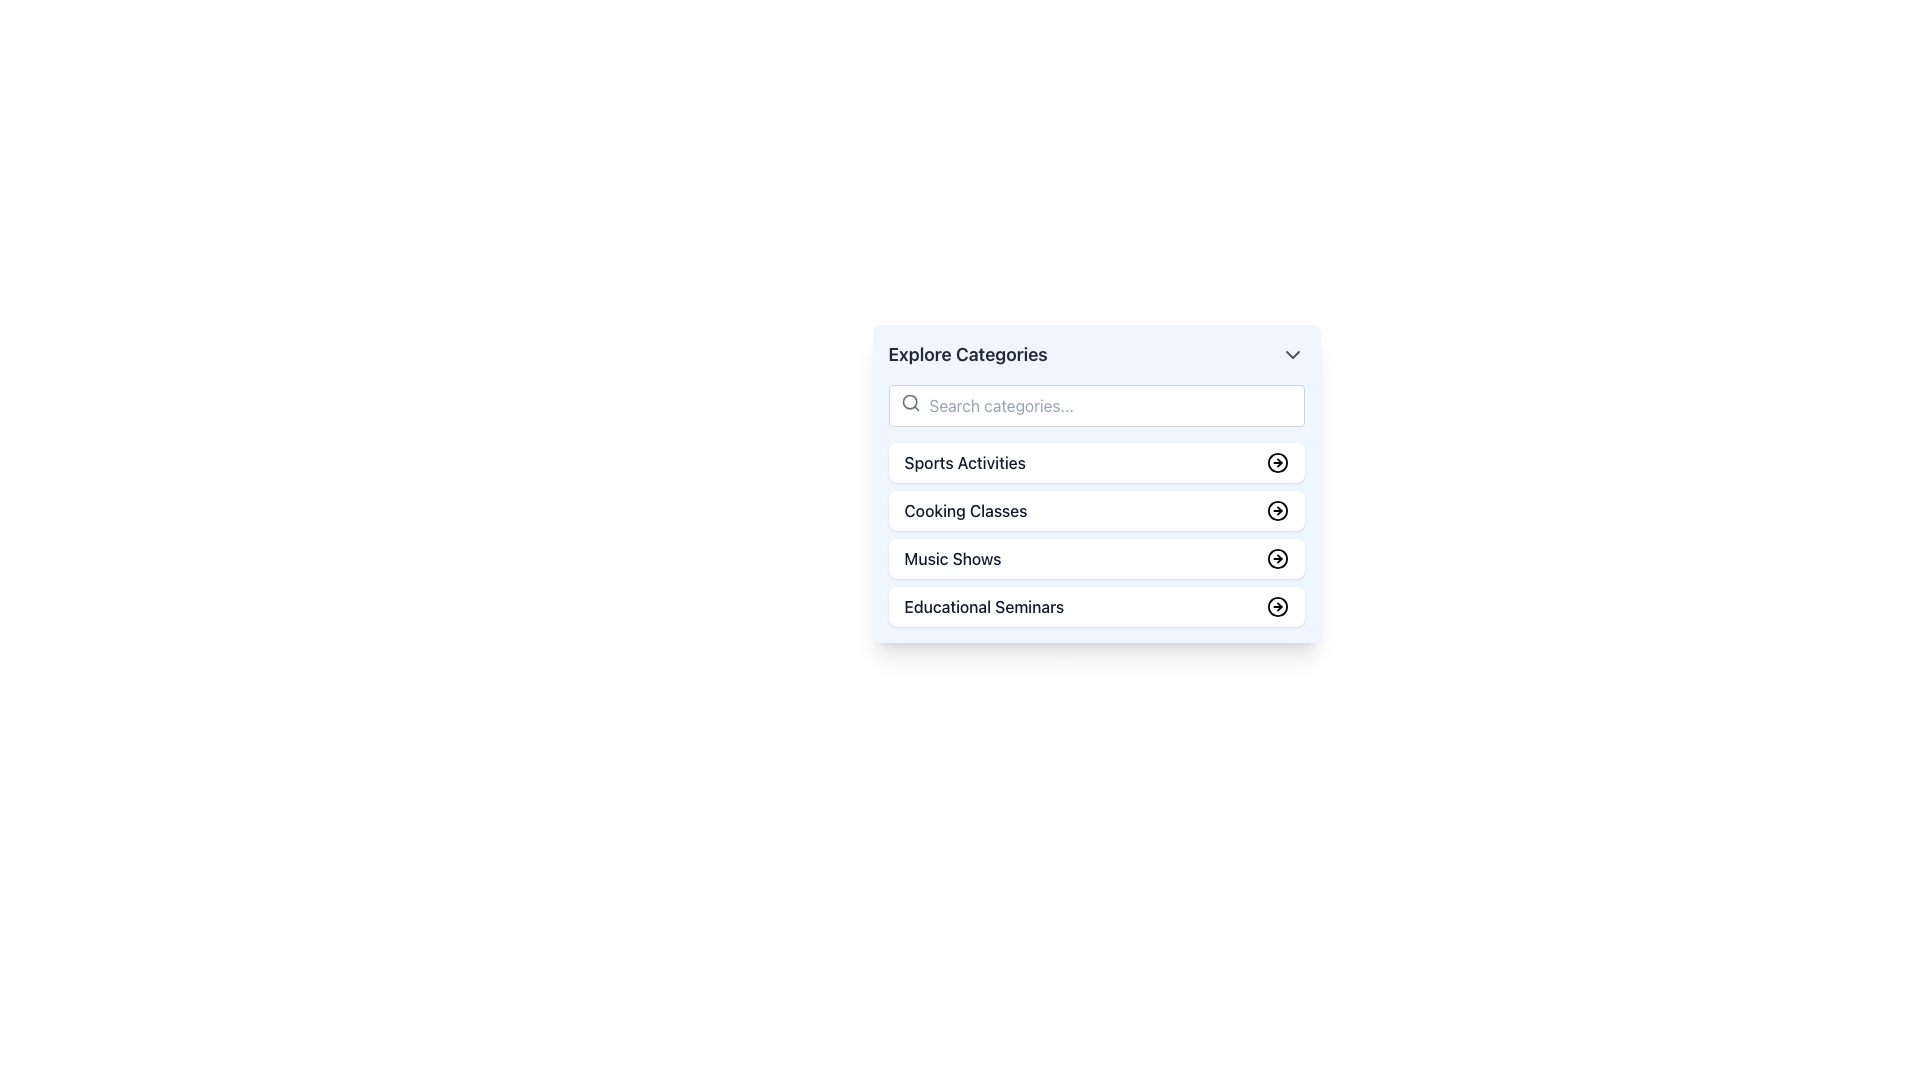  What do you see at coordinates (1095, 462) in the screenshot?
I see `the first button-like option in the list` at bounding box center [1095, 462].